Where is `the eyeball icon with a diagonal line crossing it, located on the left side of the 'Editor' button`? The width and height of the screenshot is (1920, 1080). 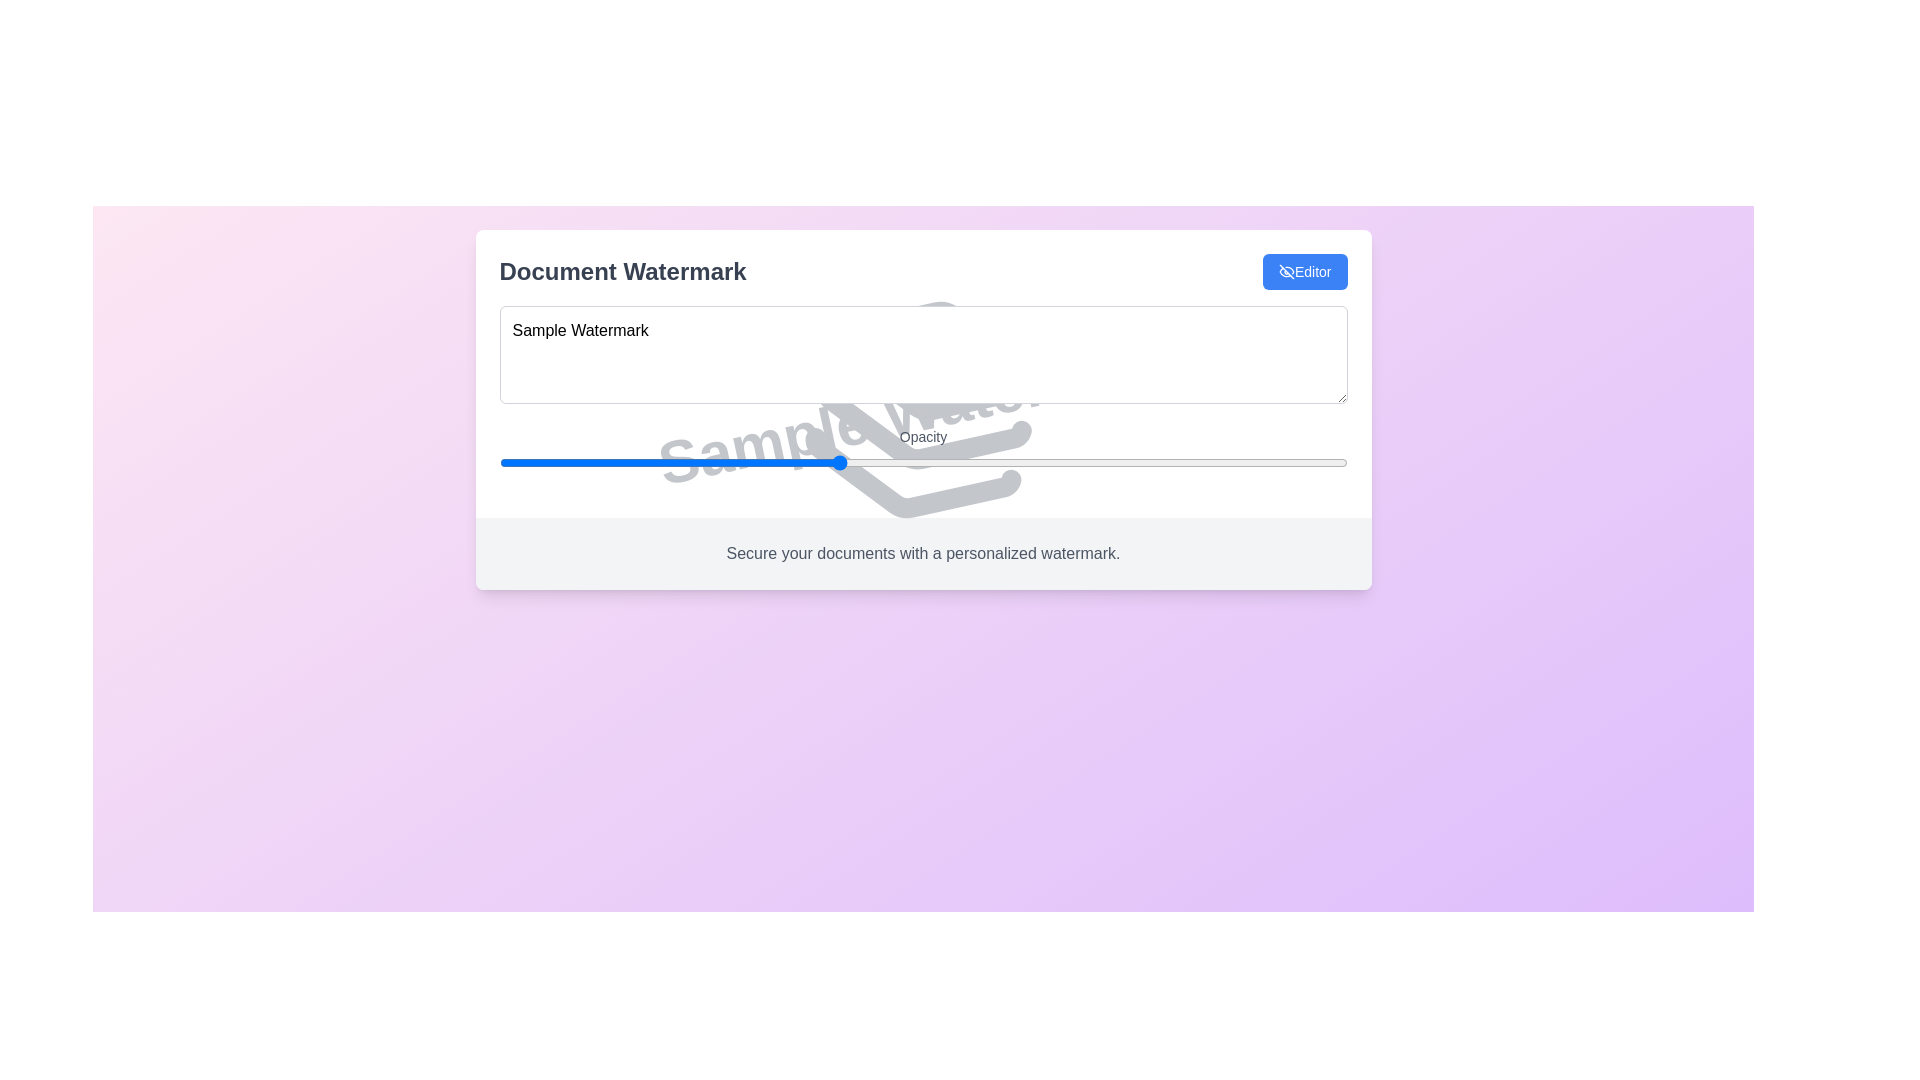 the eyeball icon with a diagonal line crossing it, located on the left side of the 'Editor' button is located at coordinates (1286, 272).